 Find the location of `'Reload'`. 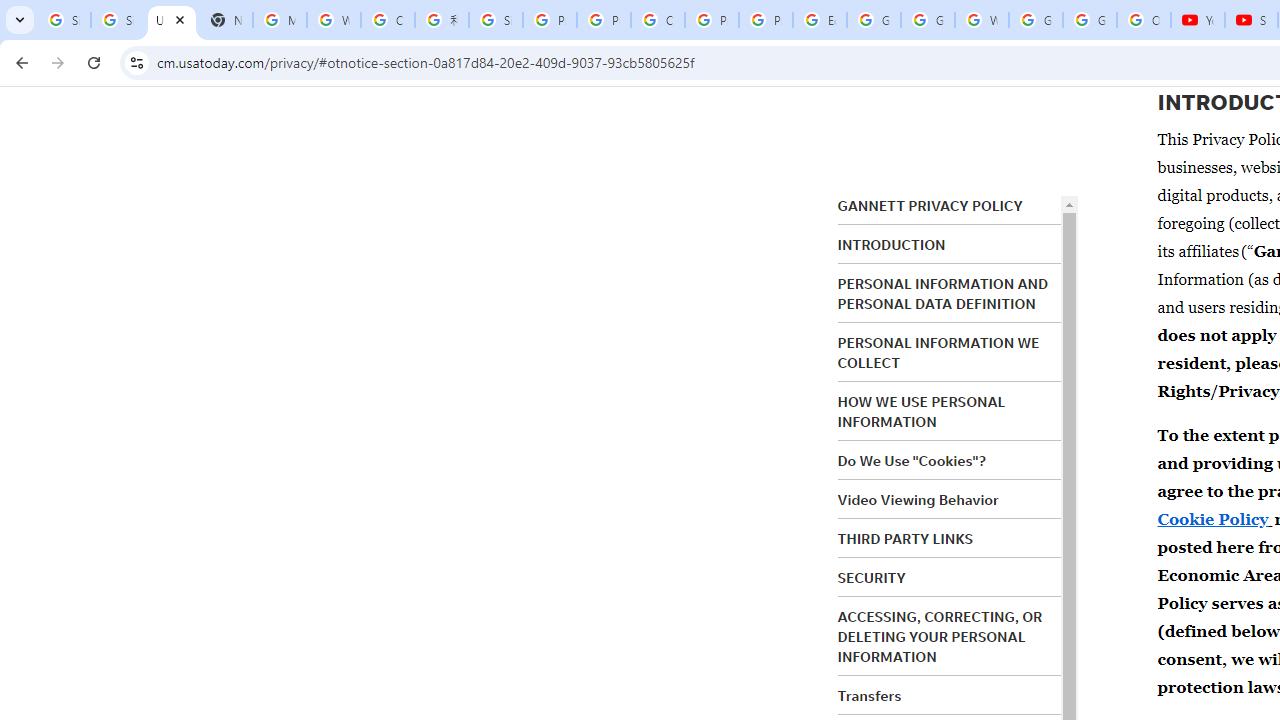

'Reload' is located at coordinates (93, 61).